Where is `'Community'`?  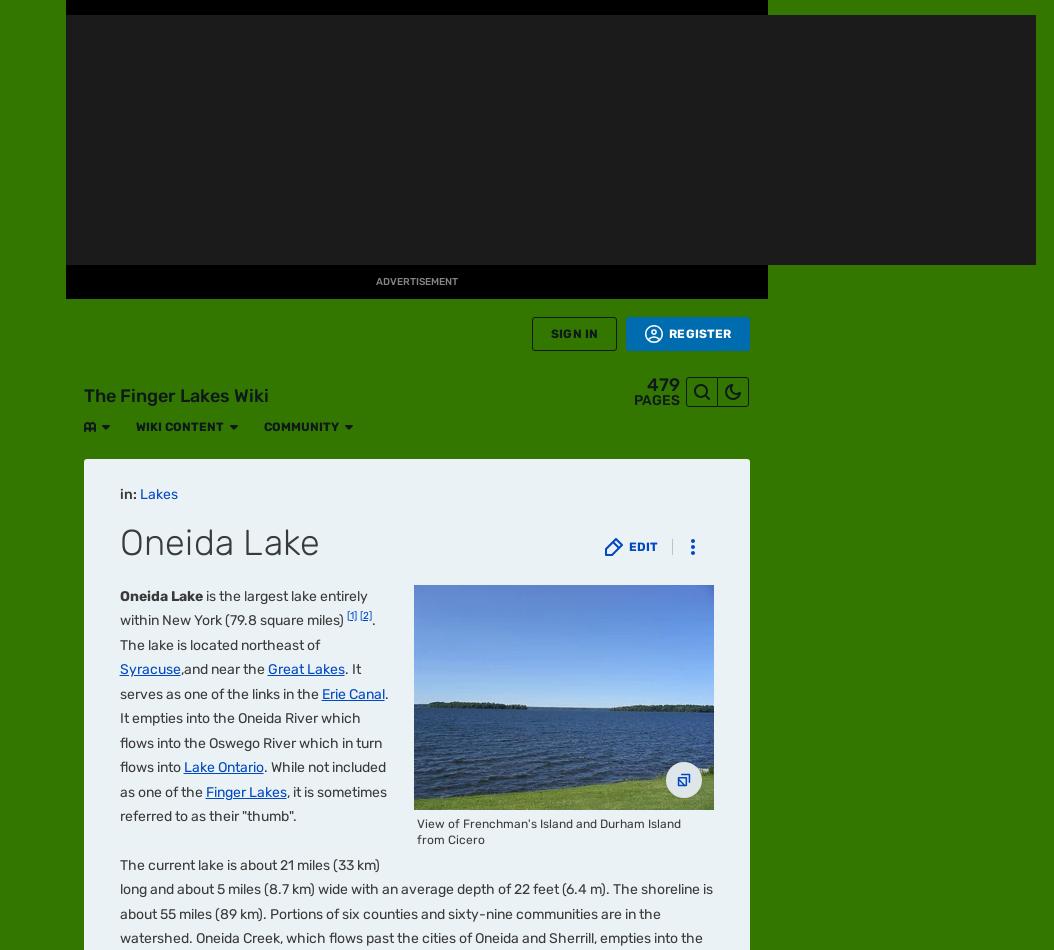
'Community' is located at coordinates (276, 22).